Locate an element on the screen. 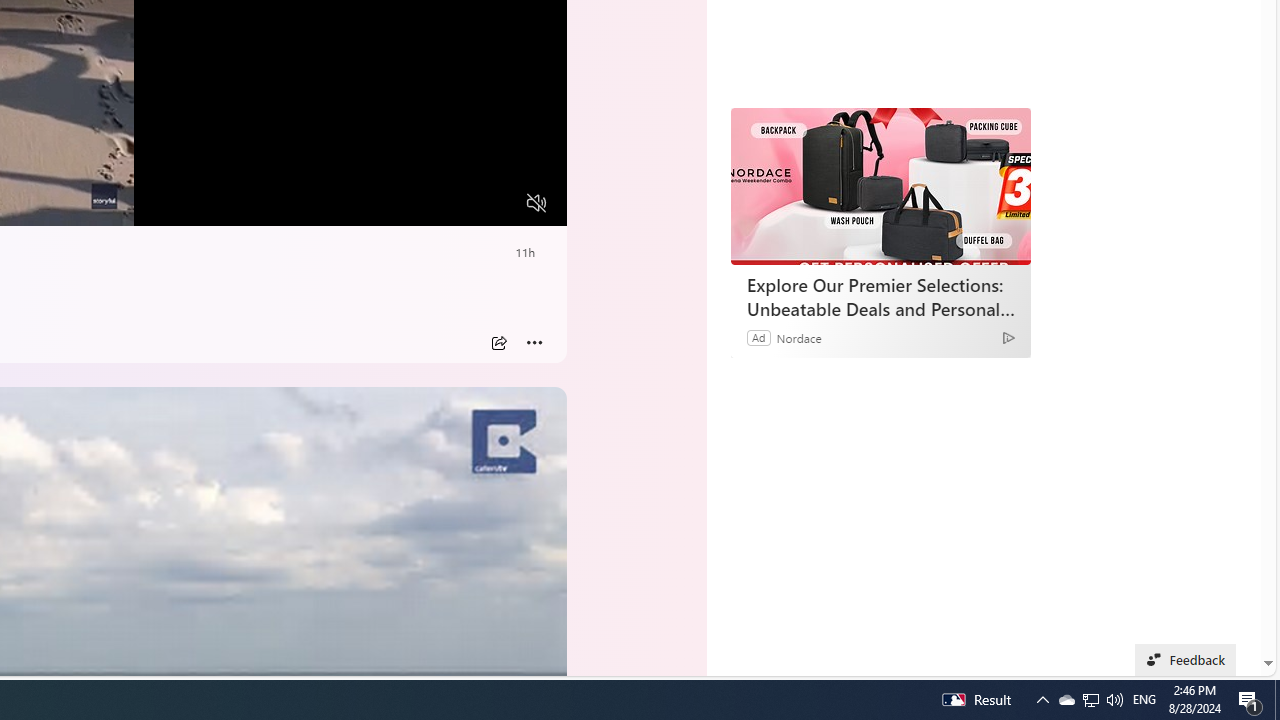 The height and width of the screenshot is (720, 1280). 'Fullscreen' is located at coordinates (497, 203).